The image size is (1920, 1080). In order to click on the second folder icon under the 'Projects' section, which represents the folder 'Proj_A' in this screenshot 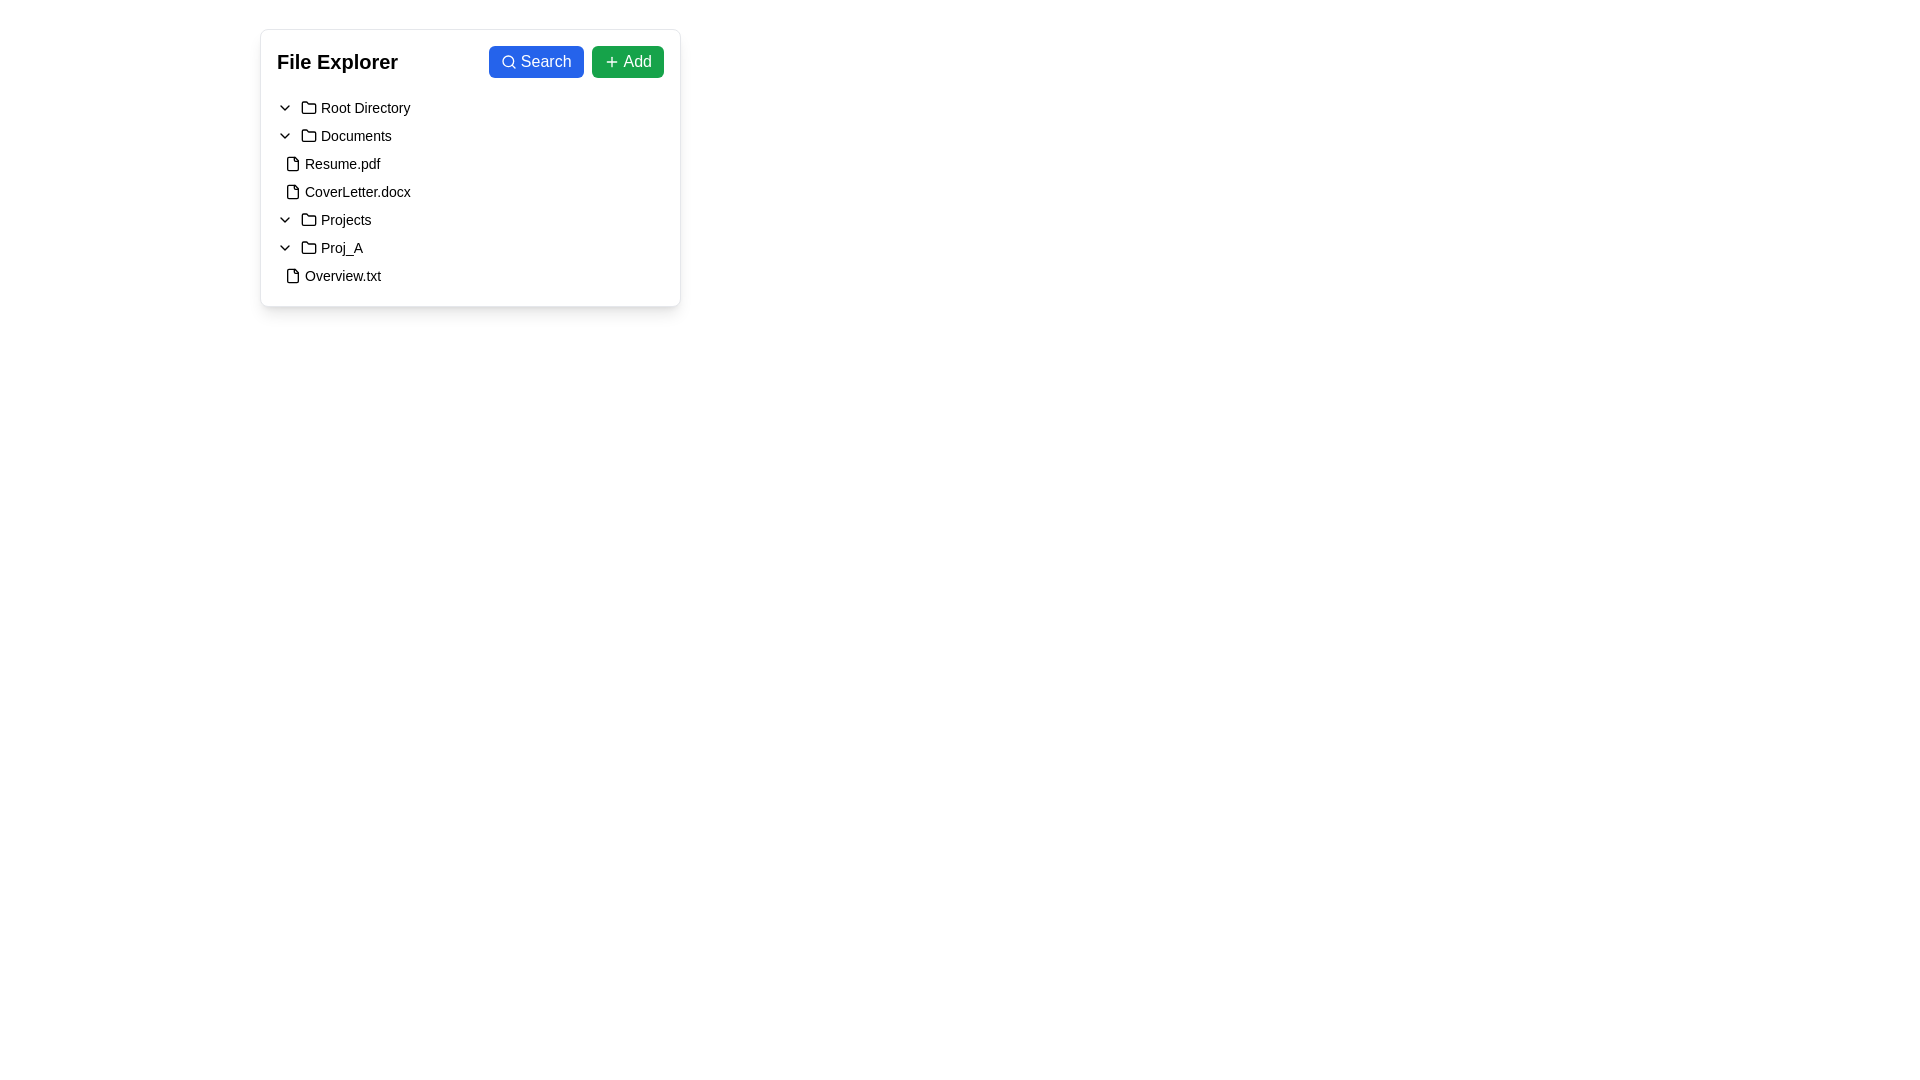, I will do `click(307, 246)`.